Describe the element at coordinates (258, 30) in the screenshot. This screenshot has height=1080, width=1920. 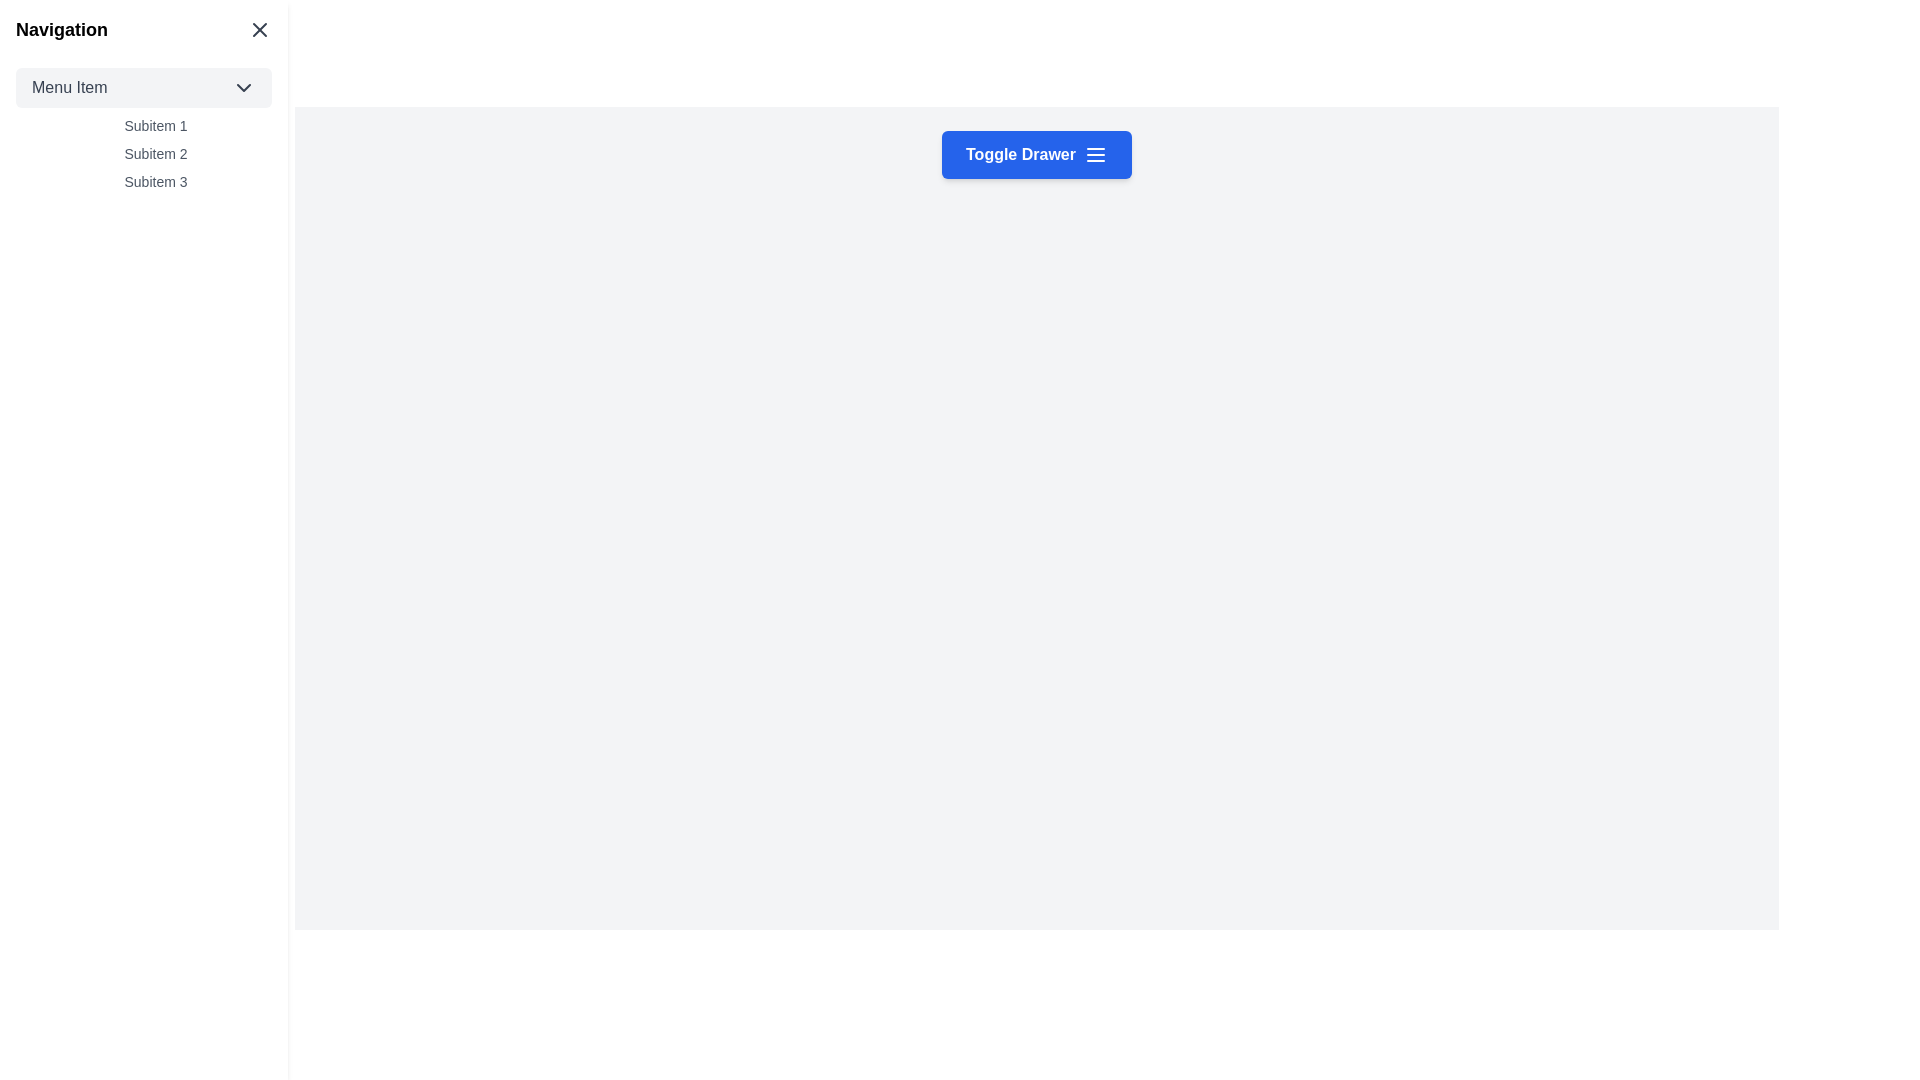
I see `the Close Icon Button located in the top-left corner of the interface, above the Navigation sidebar, to receive potential visual feedback` at that location.